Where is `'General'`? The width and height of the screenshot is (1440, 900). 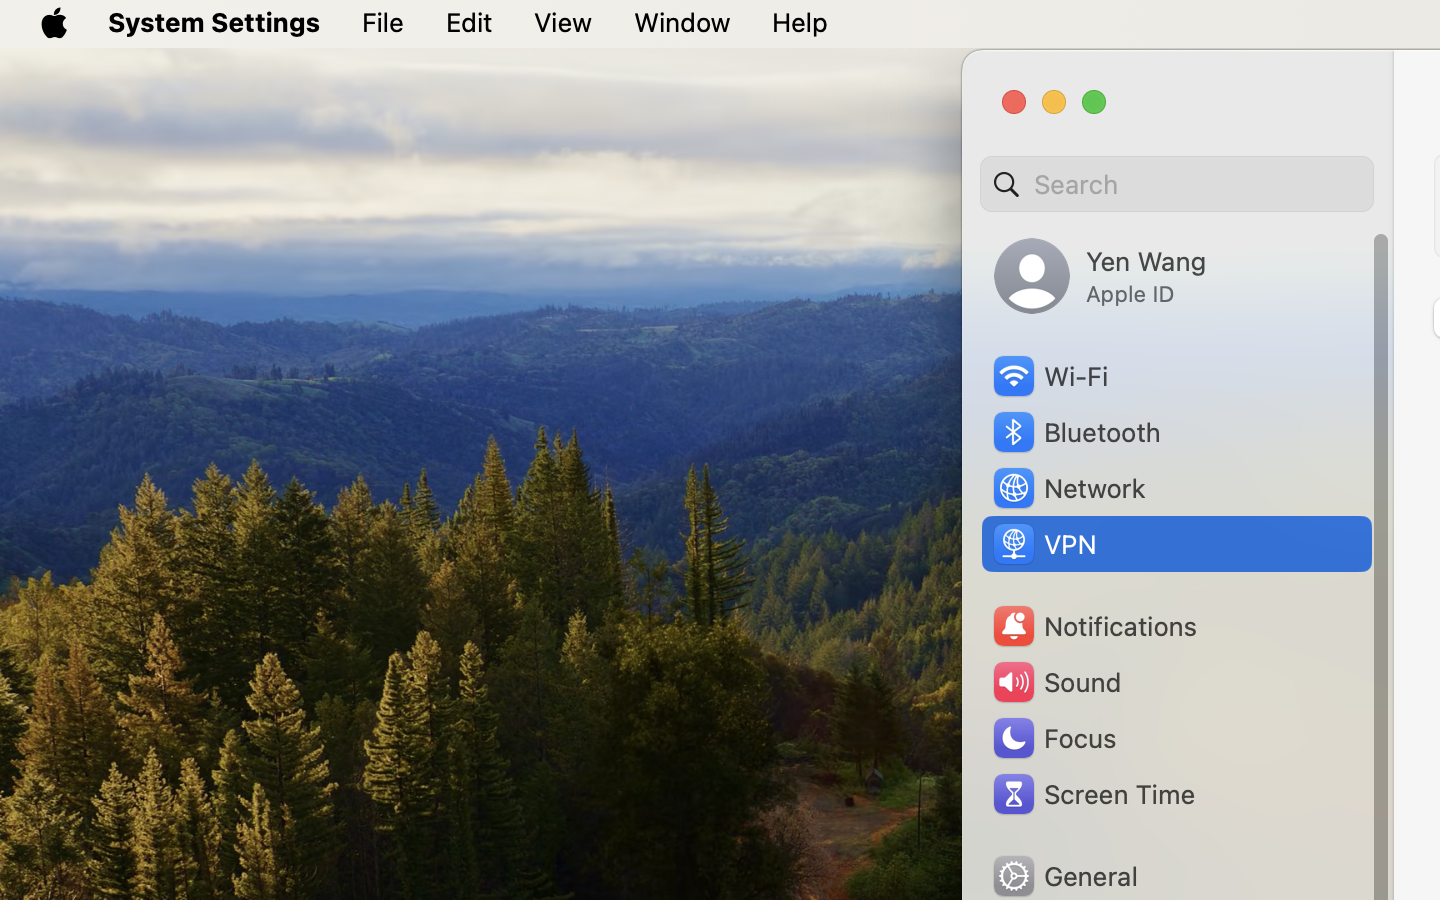 'General' is located at coordinates (1064, 875).